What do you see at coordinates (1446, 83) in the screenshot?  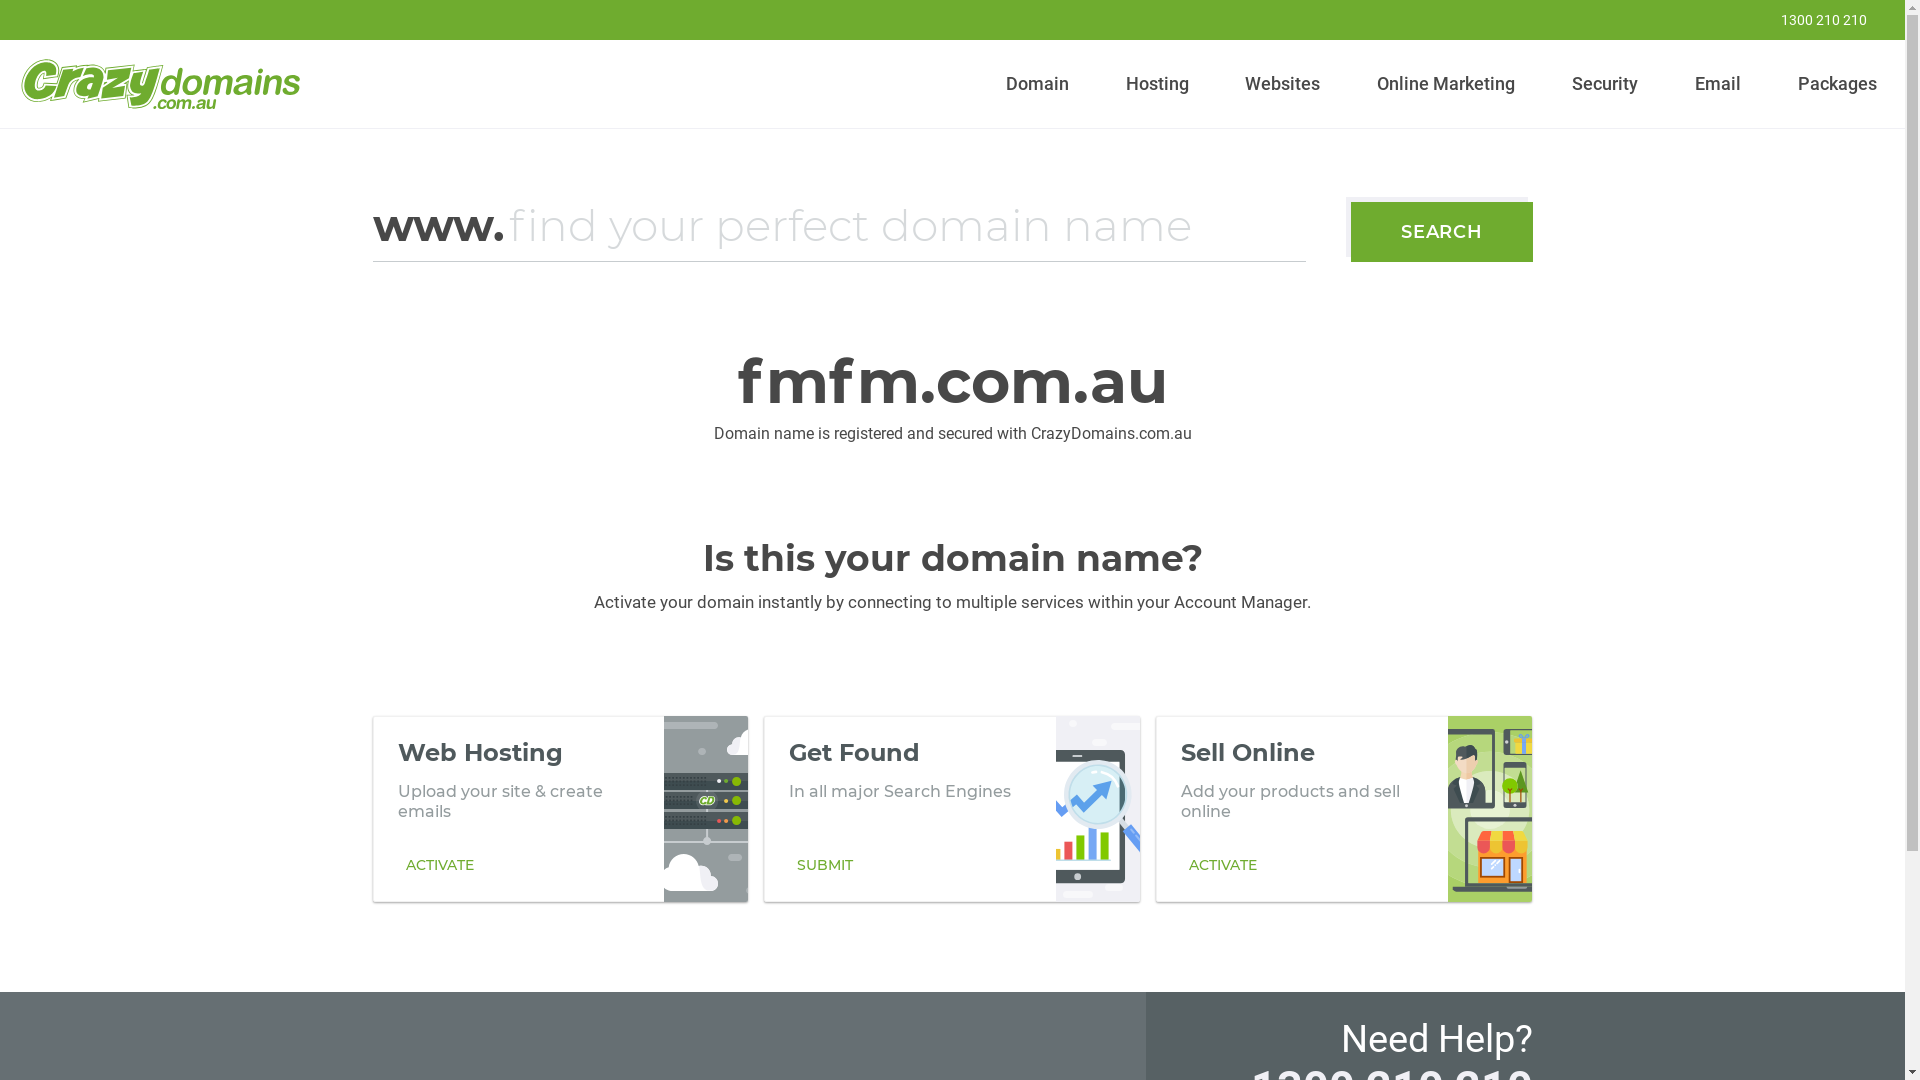 I see `'Online Marketing'` at bounding box center [1446, 83].